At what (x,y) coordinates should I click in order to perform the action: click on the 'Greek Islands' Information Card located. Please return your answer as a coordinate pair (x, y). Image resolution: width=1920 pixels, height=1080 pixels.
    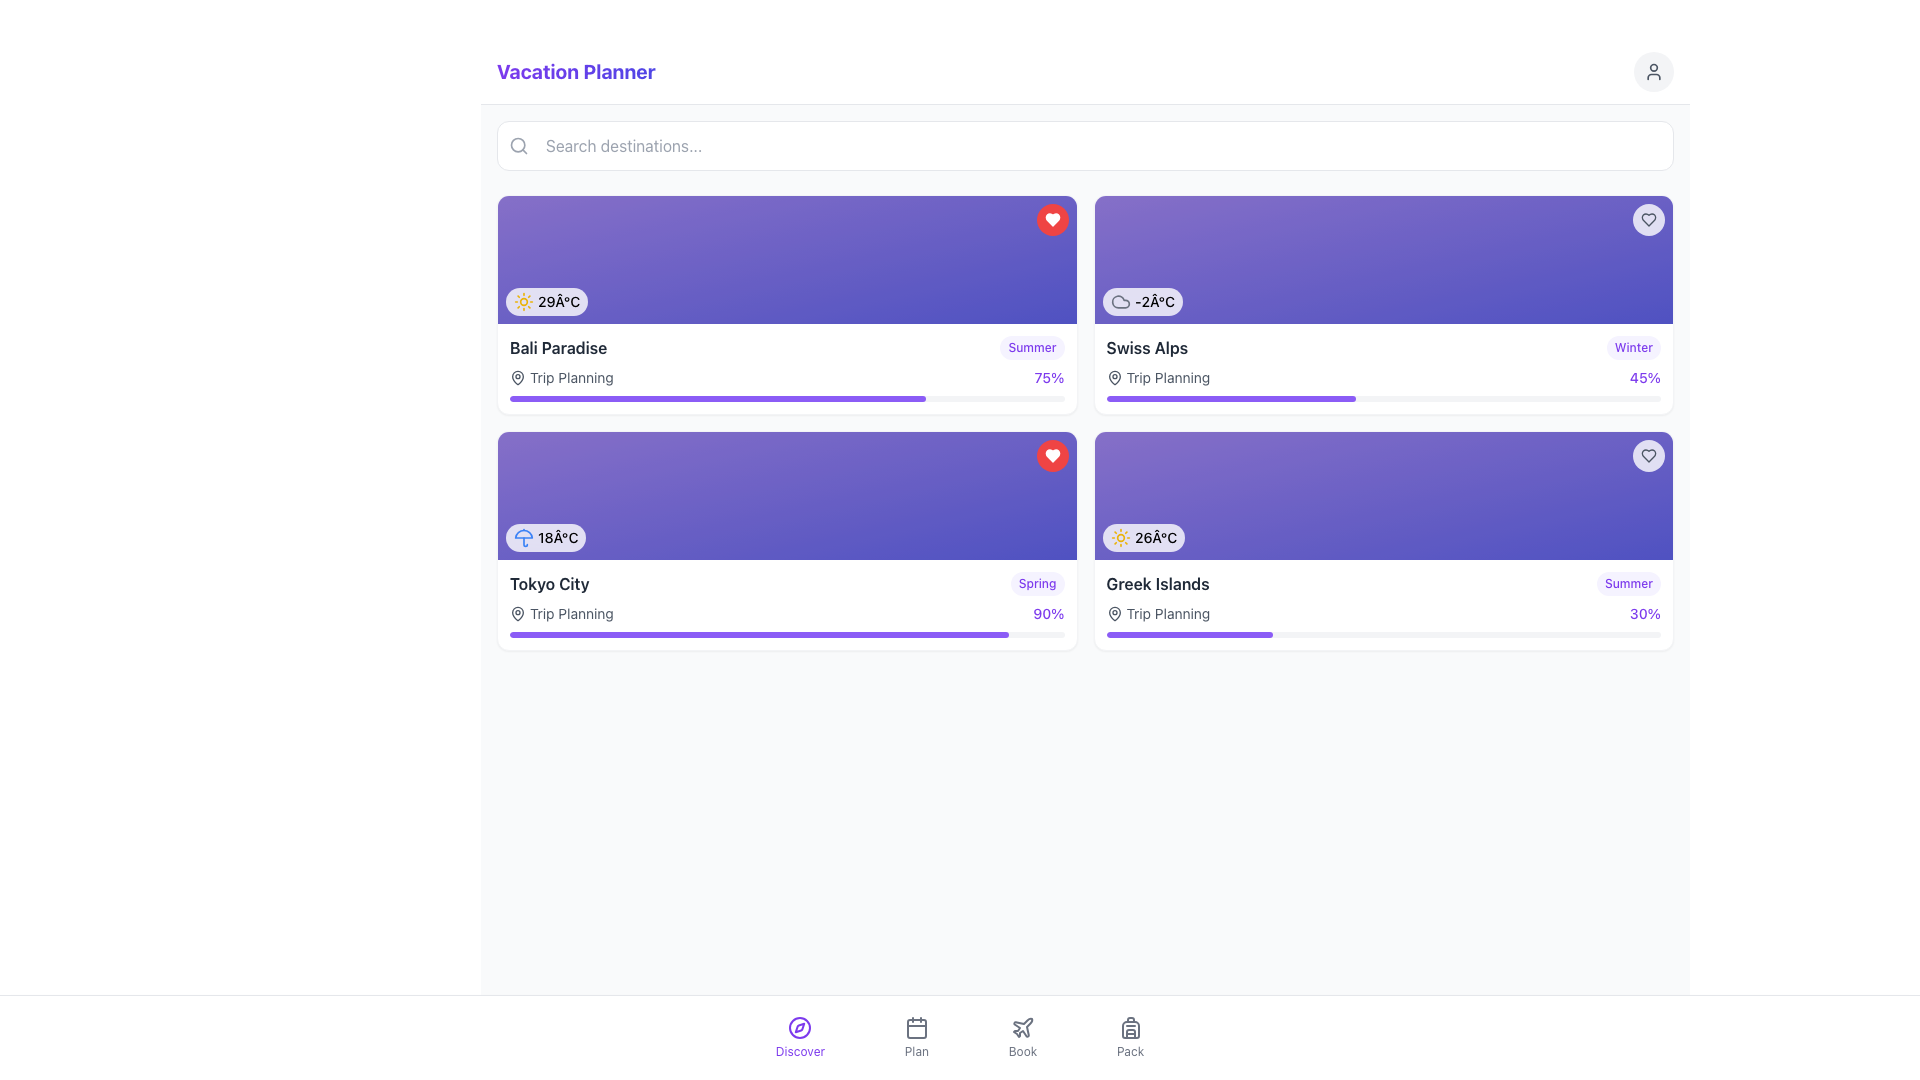
    Looking at the image, I should click on (1382, 604).